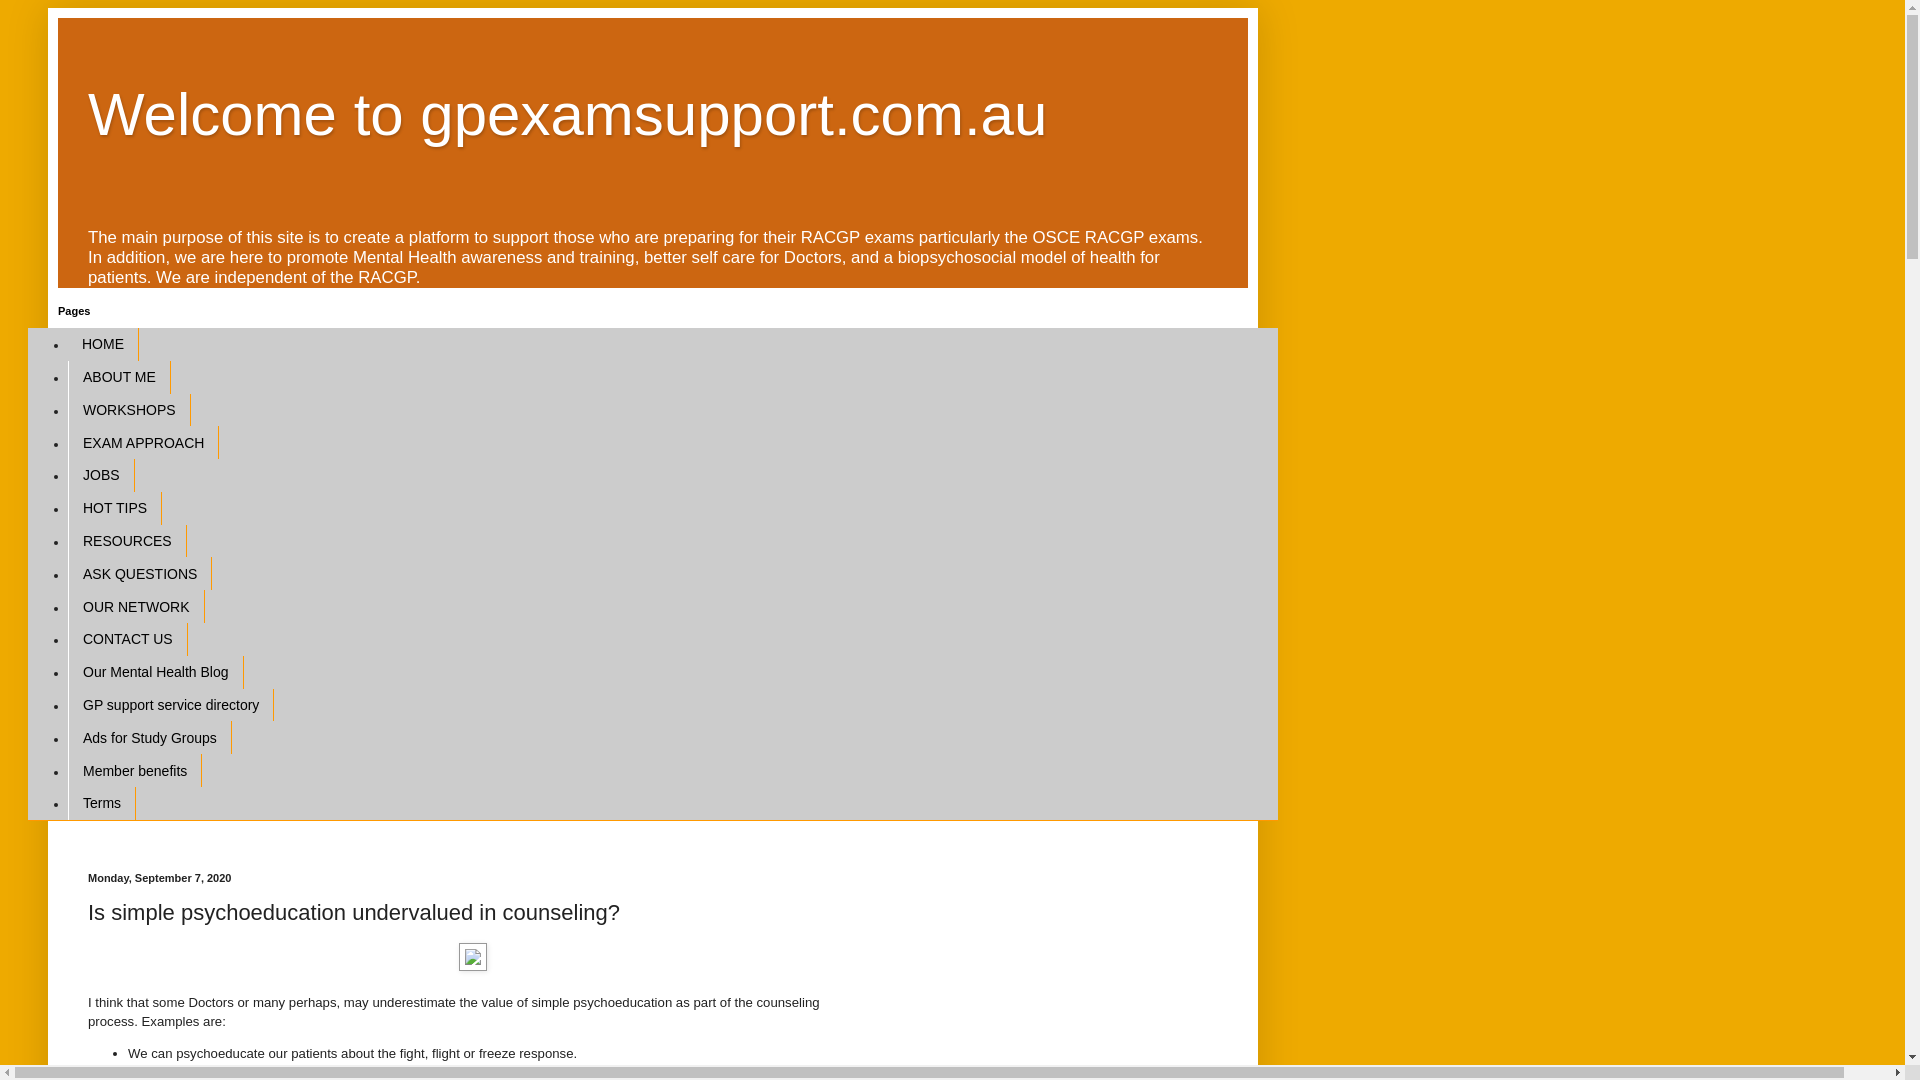 The height and width of the screenshot is (1080, 1920). What do you see at coordinates (135, 605) in the screenshot?
I see `'OUR NETWORK'` at bounding box center [135, 605].